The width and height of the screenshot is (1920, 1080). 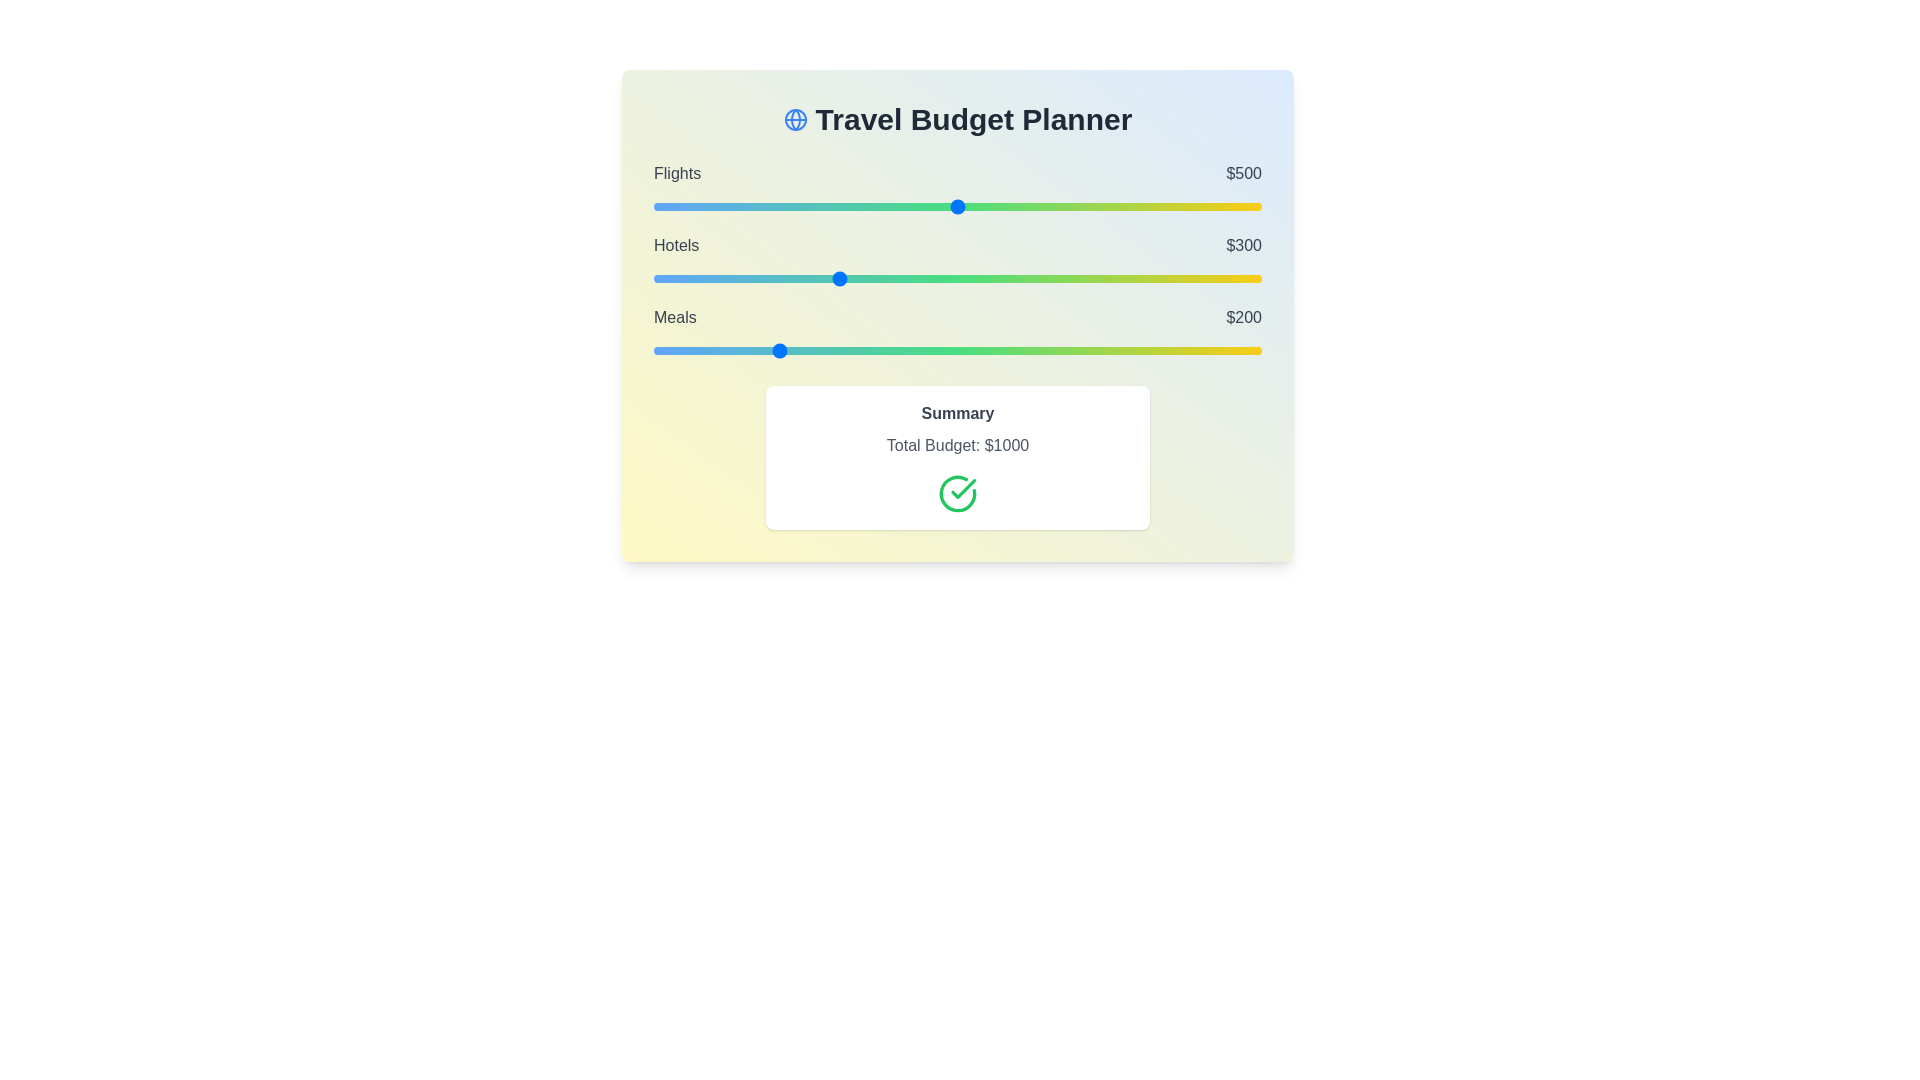 I want to click on the 'Flights' budget slider to 149, so click(x=743, y=207).